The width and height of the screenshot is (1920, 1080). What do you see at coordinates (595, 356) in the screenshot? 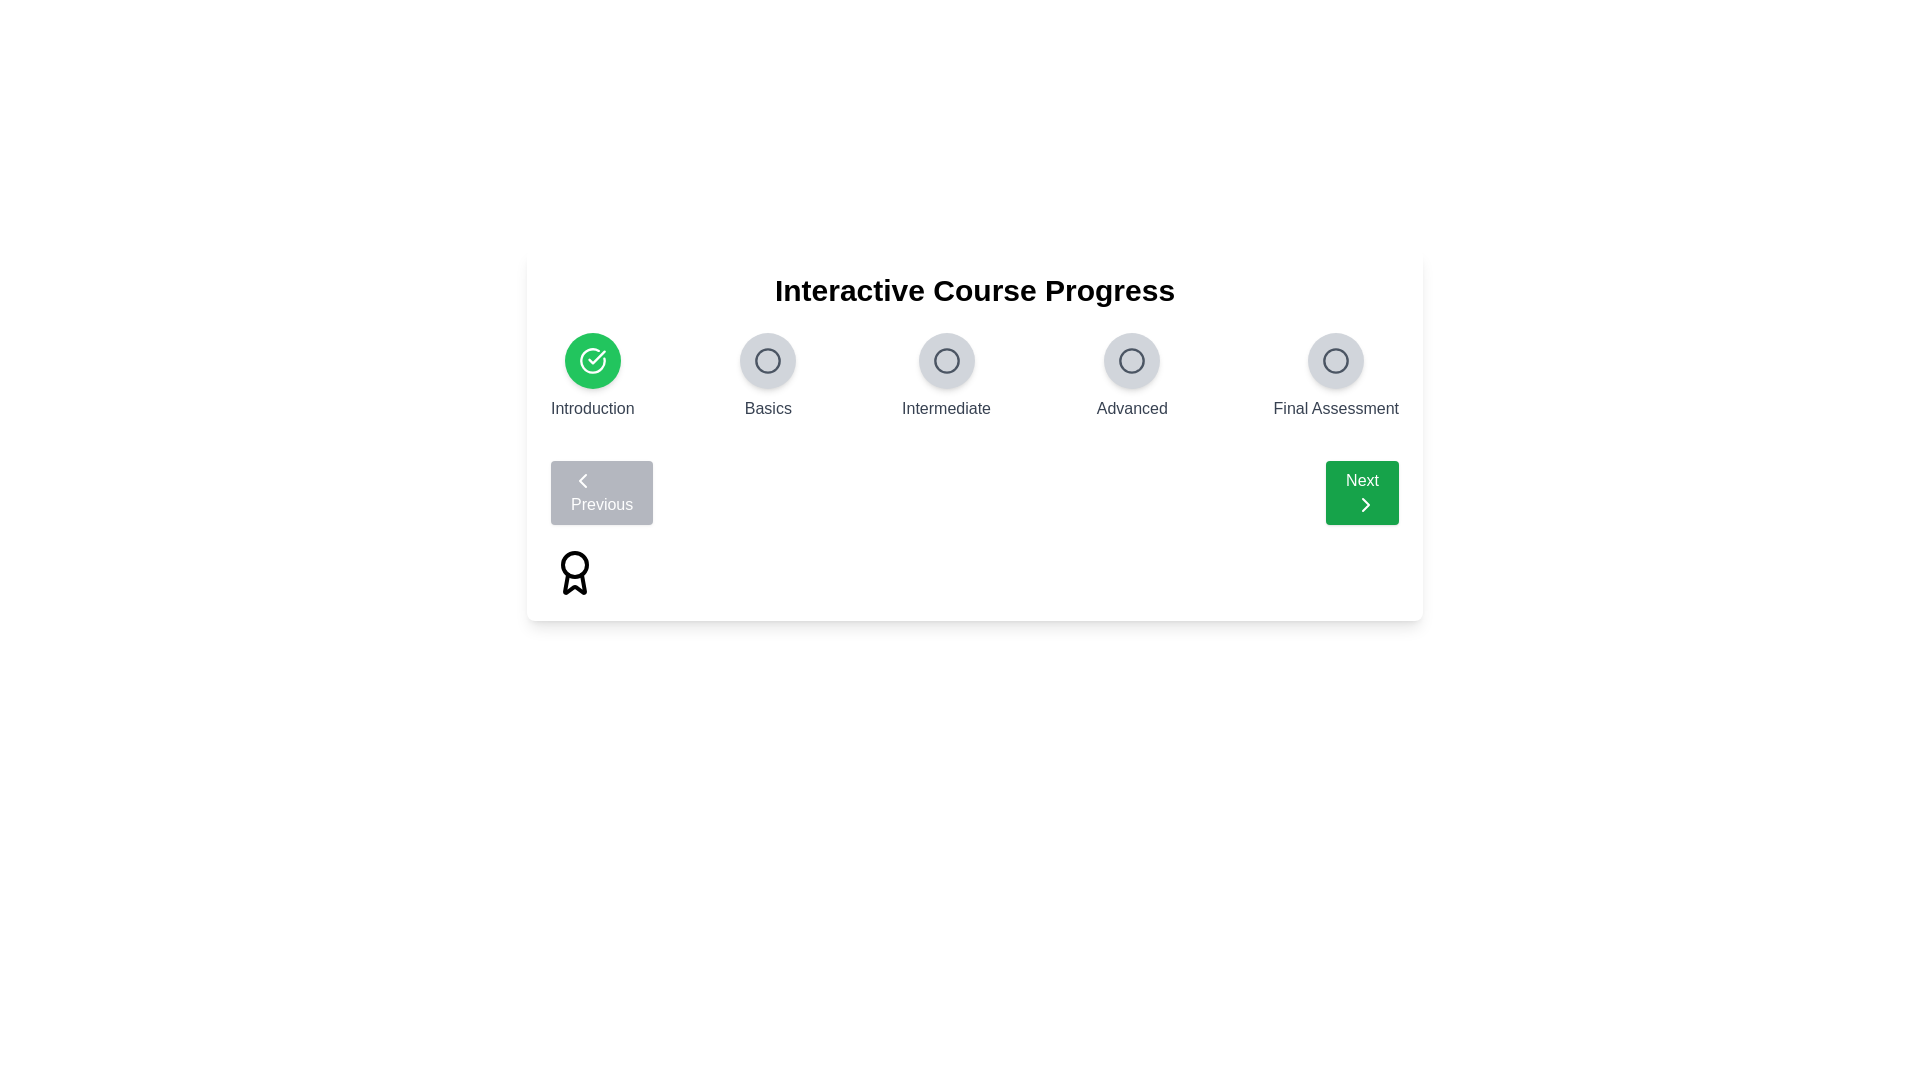
I see `the checkmark icon indicating a completed or selected state above the 'Introduction' label in the interface` at bounding box center [595, 356].